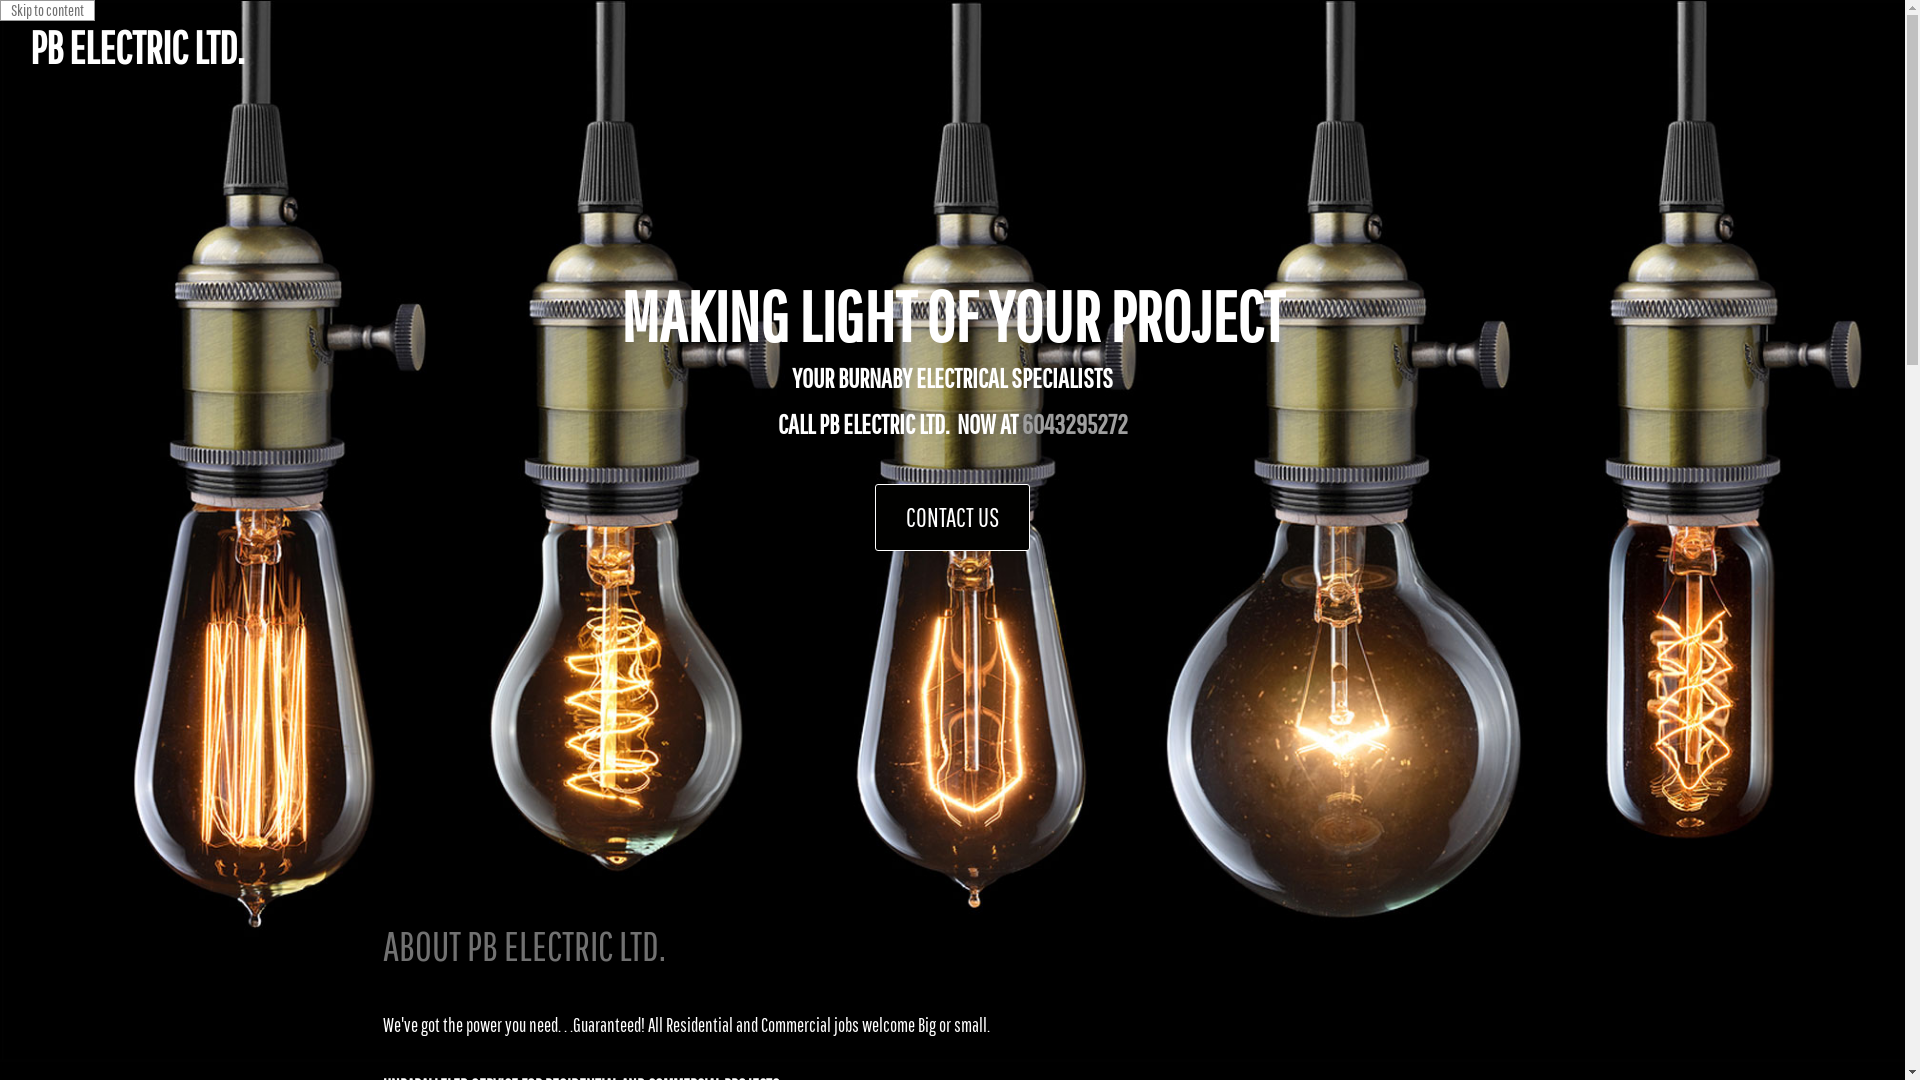 Image resolution: width=1920 pixels, height=1080 pixels. I want to click on 'CONTACT US', so click(951, 516).